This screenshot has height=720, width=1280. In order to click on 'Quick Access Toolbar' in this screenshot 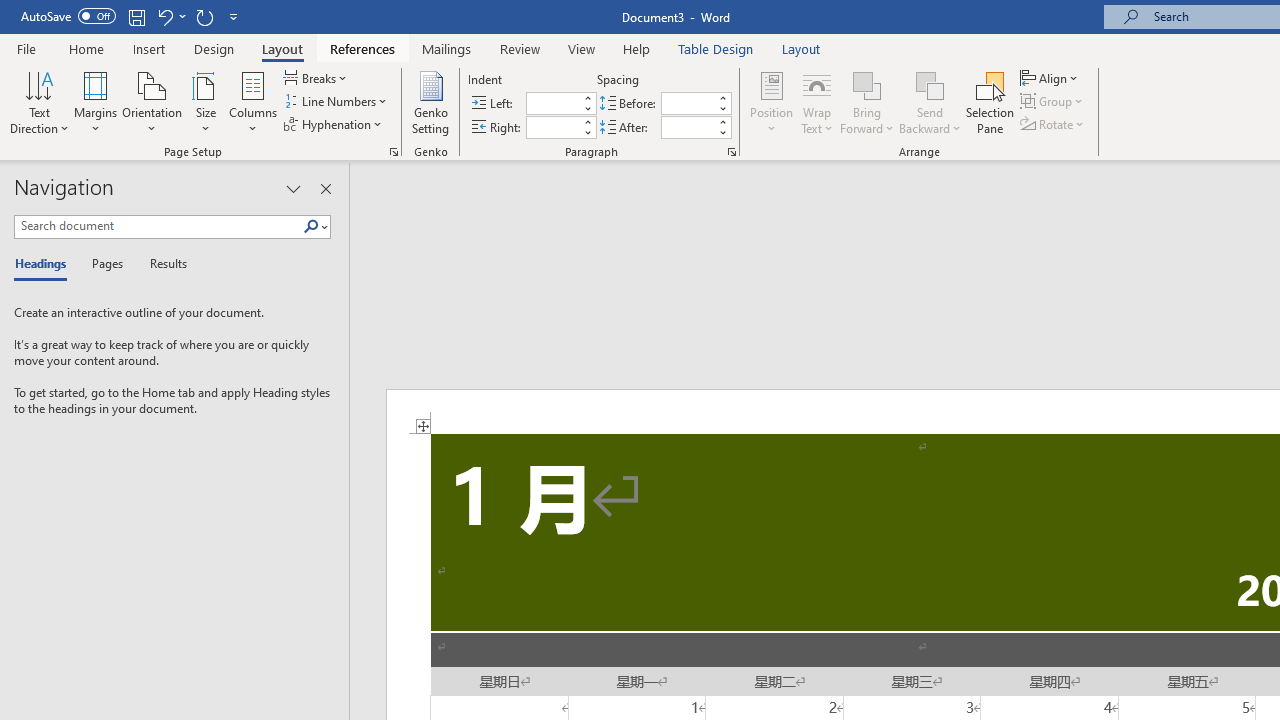, I will do `click(130, 16)`.